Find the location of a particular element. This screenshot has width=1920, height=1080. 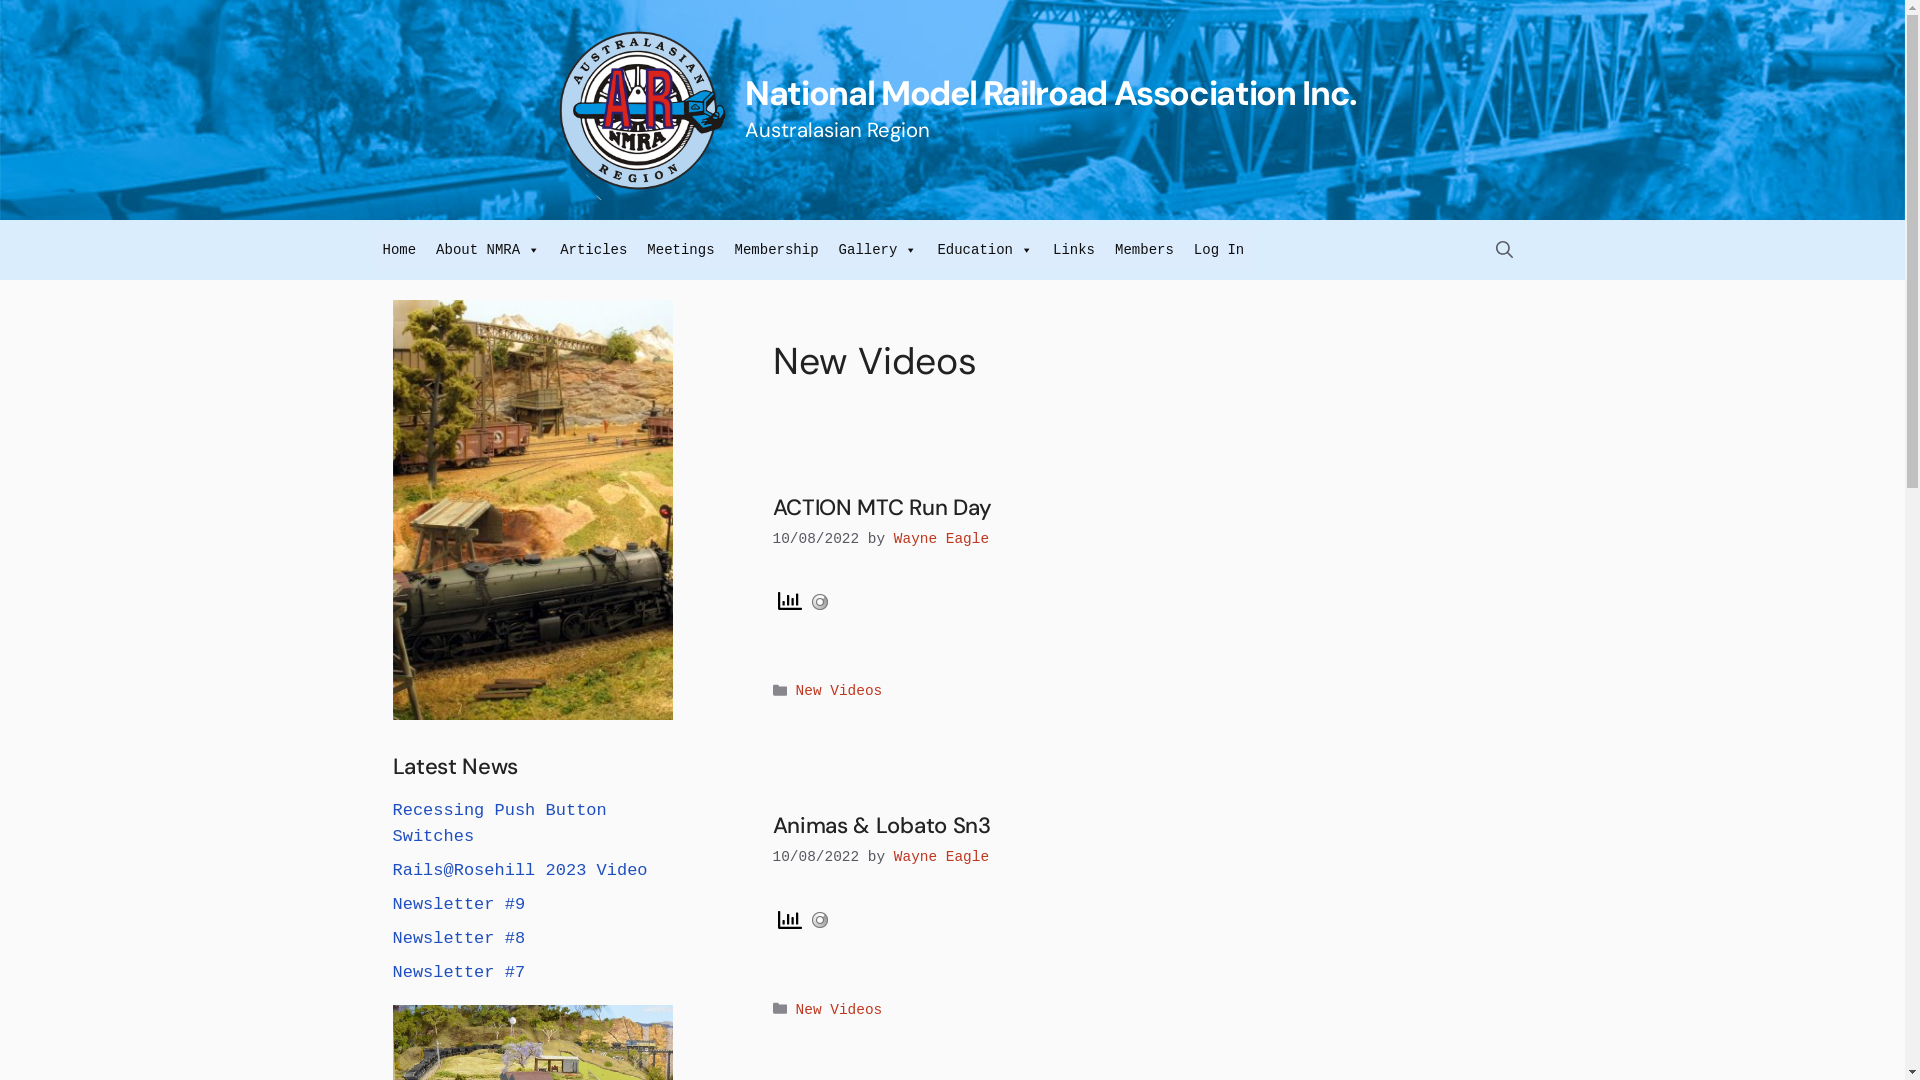

'Newsletter #8' is located at coordinates (457, 938).